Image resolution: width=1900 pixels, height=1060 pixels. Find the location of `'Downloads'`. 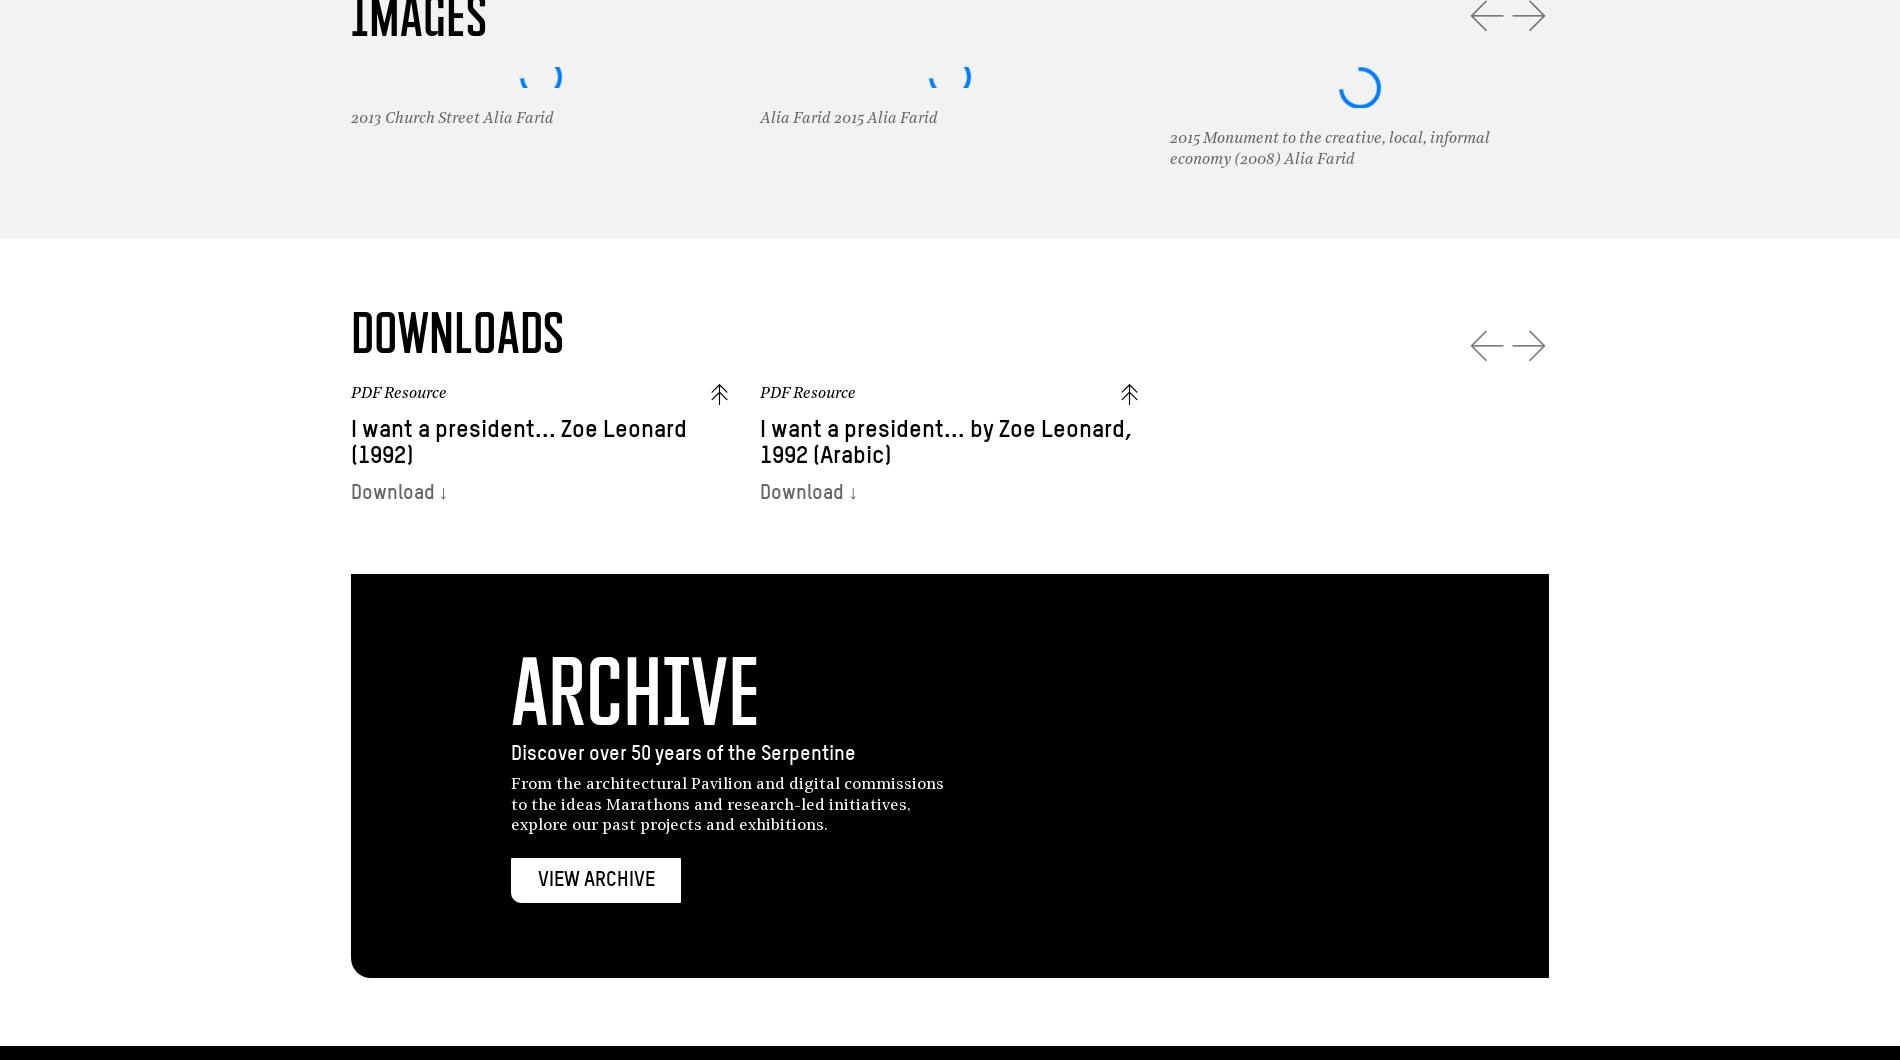

'Downloads' is located at coordinates (348, 332).